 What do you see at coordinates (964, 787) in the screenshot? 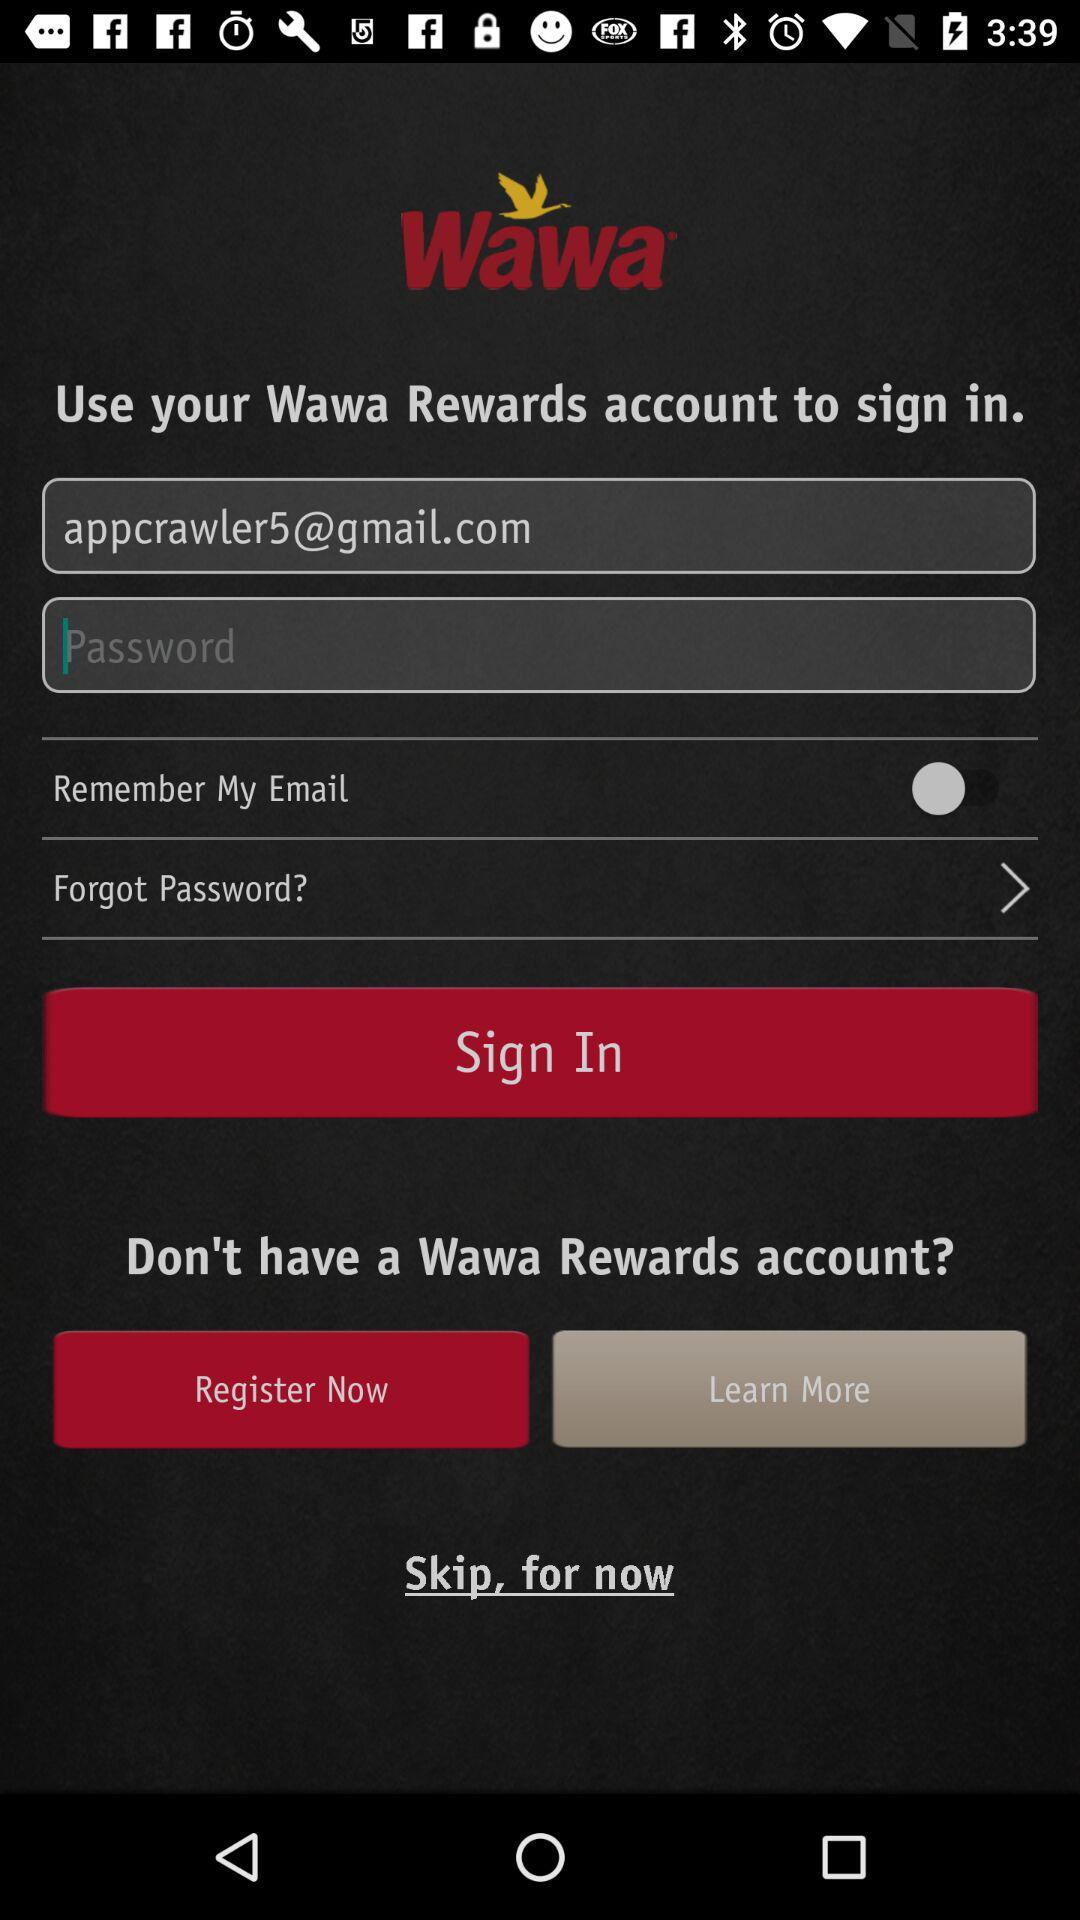
I see `the item next to the remember my email item` at bounding box center [964, 787].